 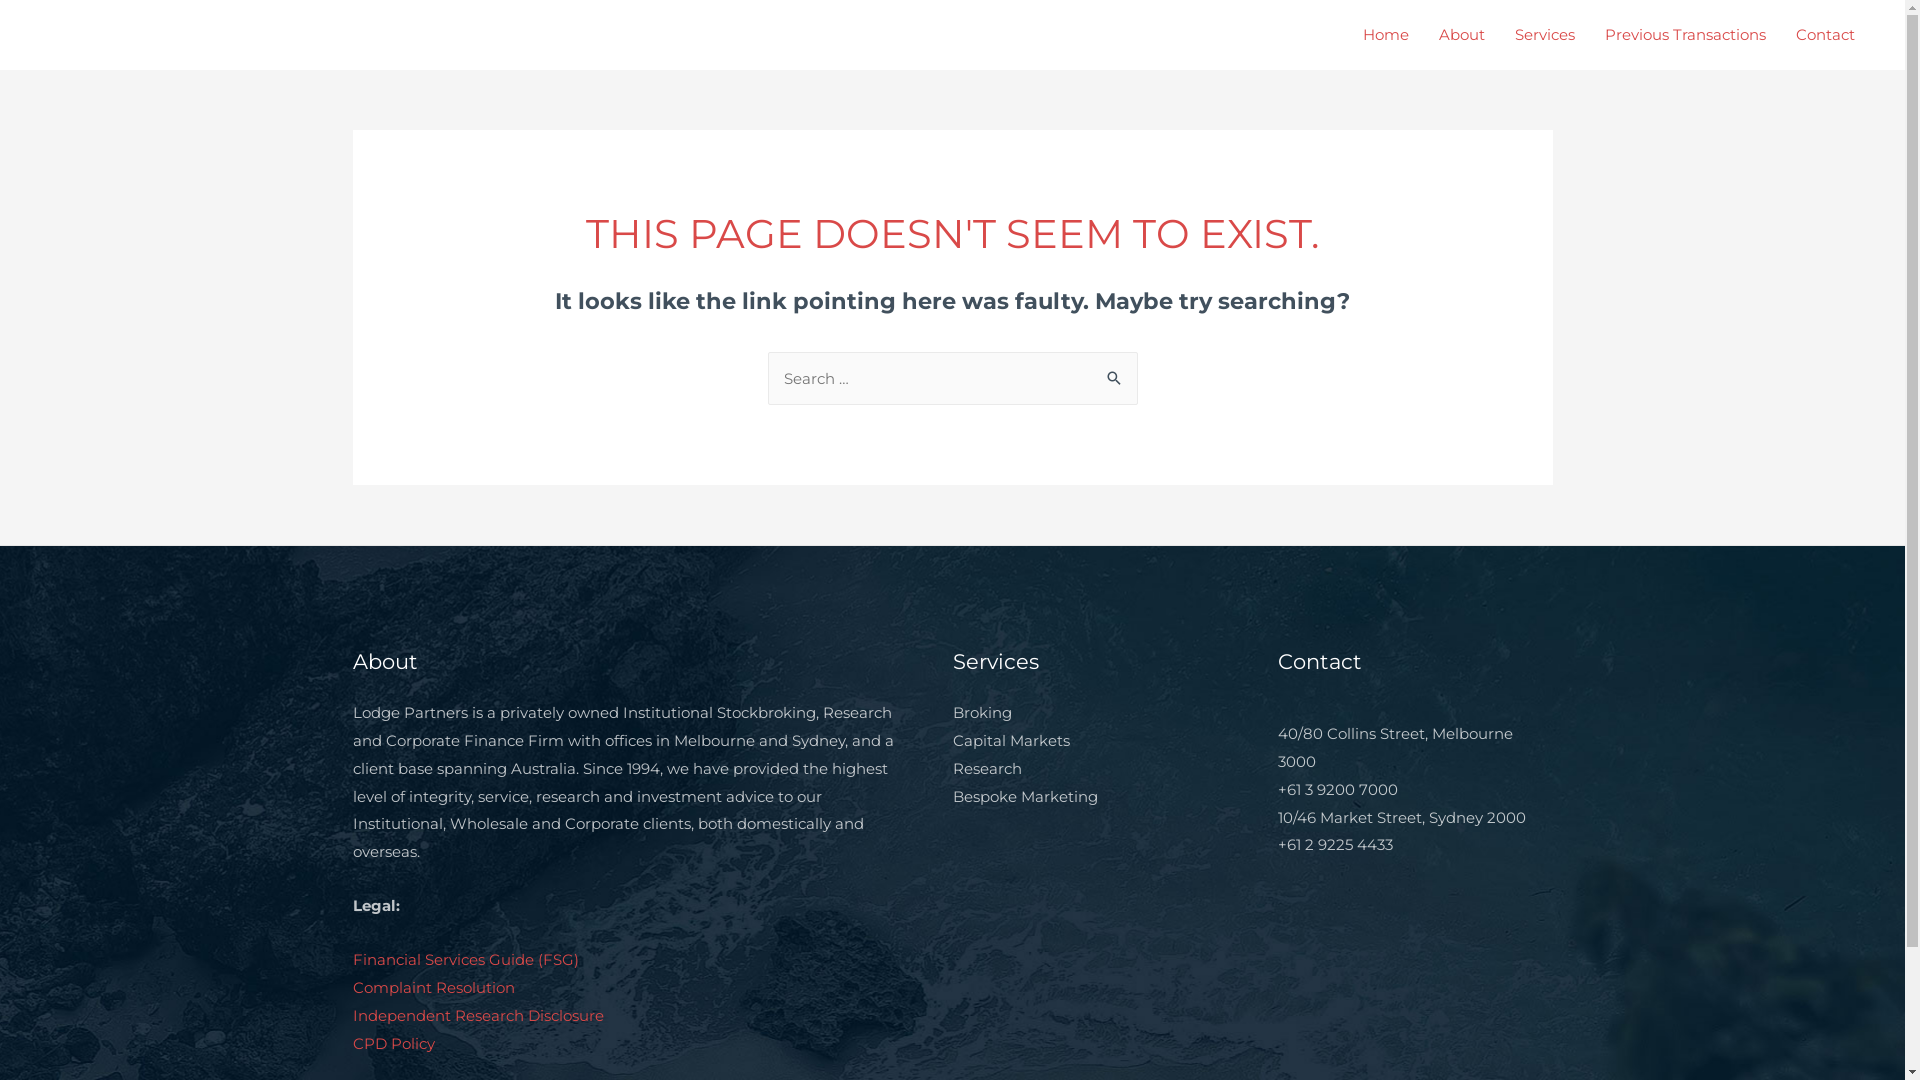 What do you see at coordinates (1394, 747) in the screenshot?
I see `'40/80 Collins Street, Melbourne 3000'` at bounding box center [1394, 747].